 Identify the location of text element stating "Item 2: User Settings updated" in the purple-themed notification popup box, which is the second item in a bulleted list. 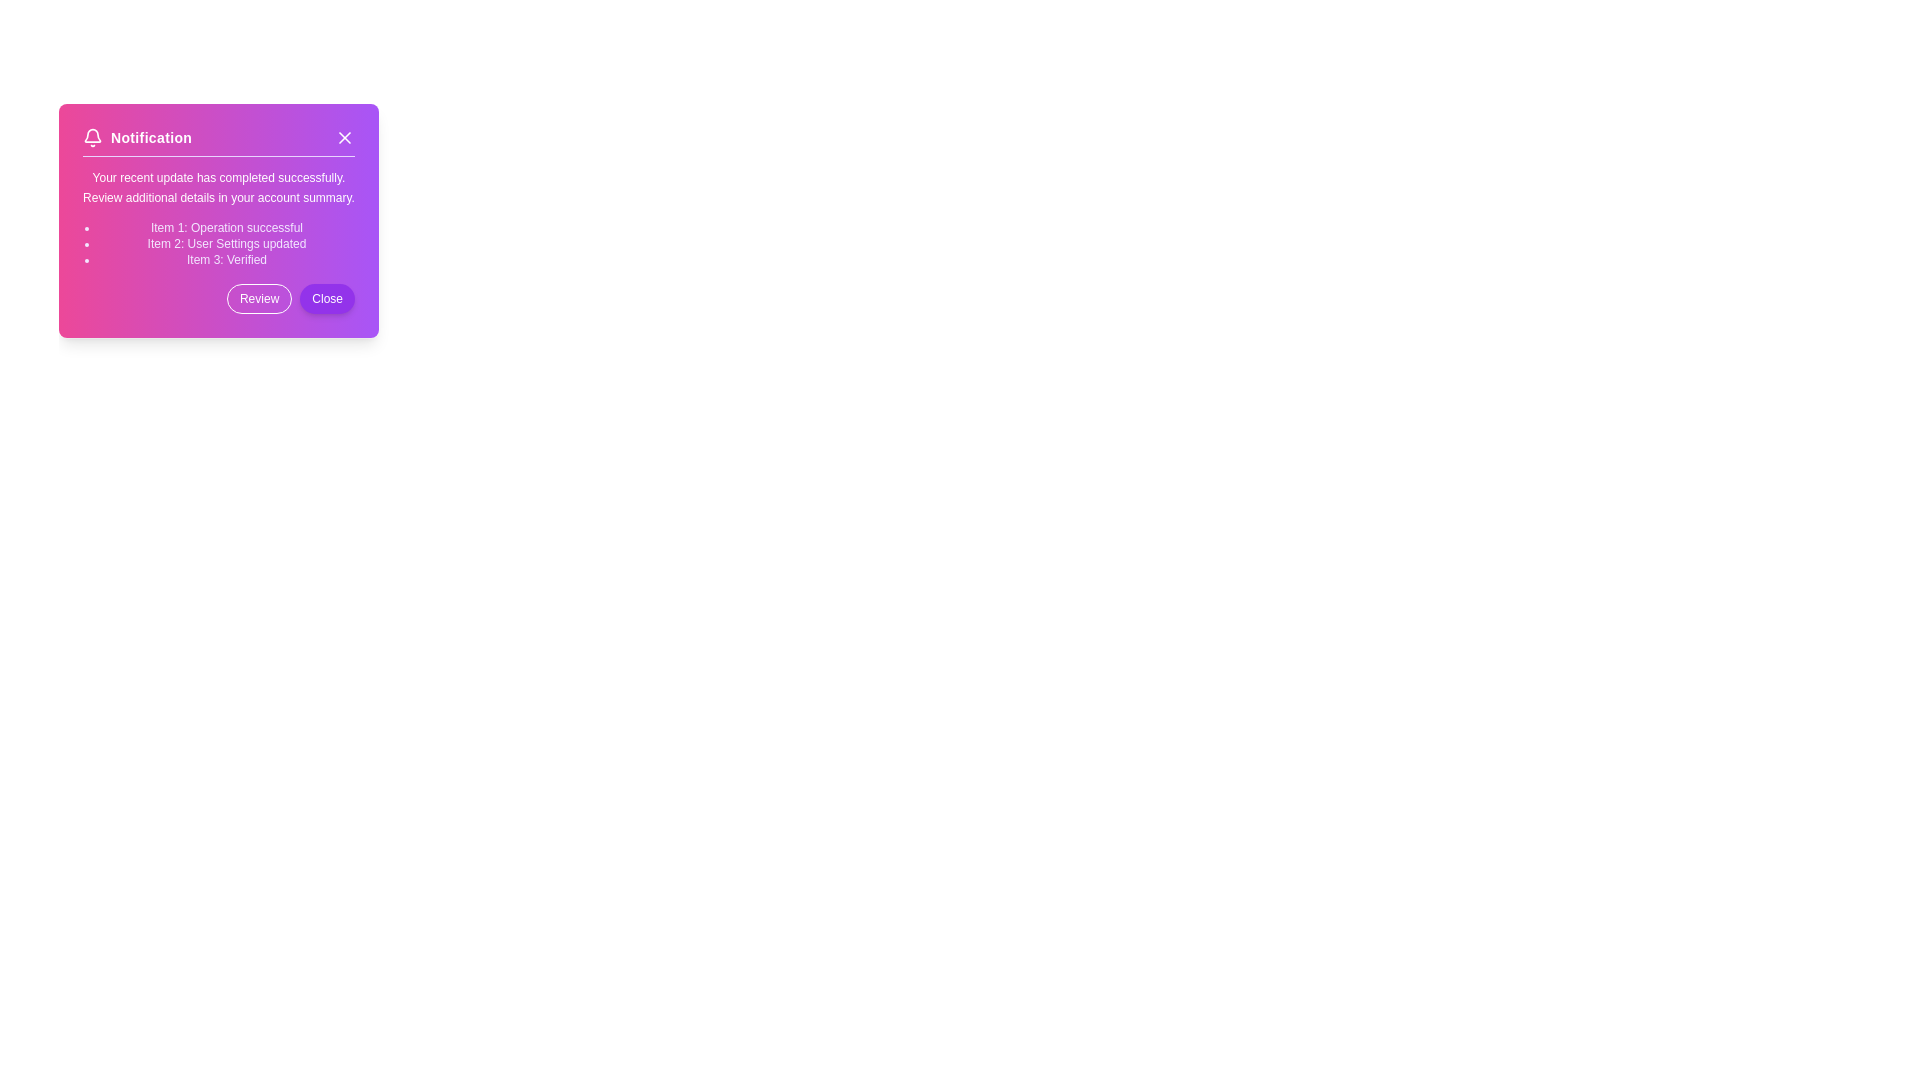
(226, 242).